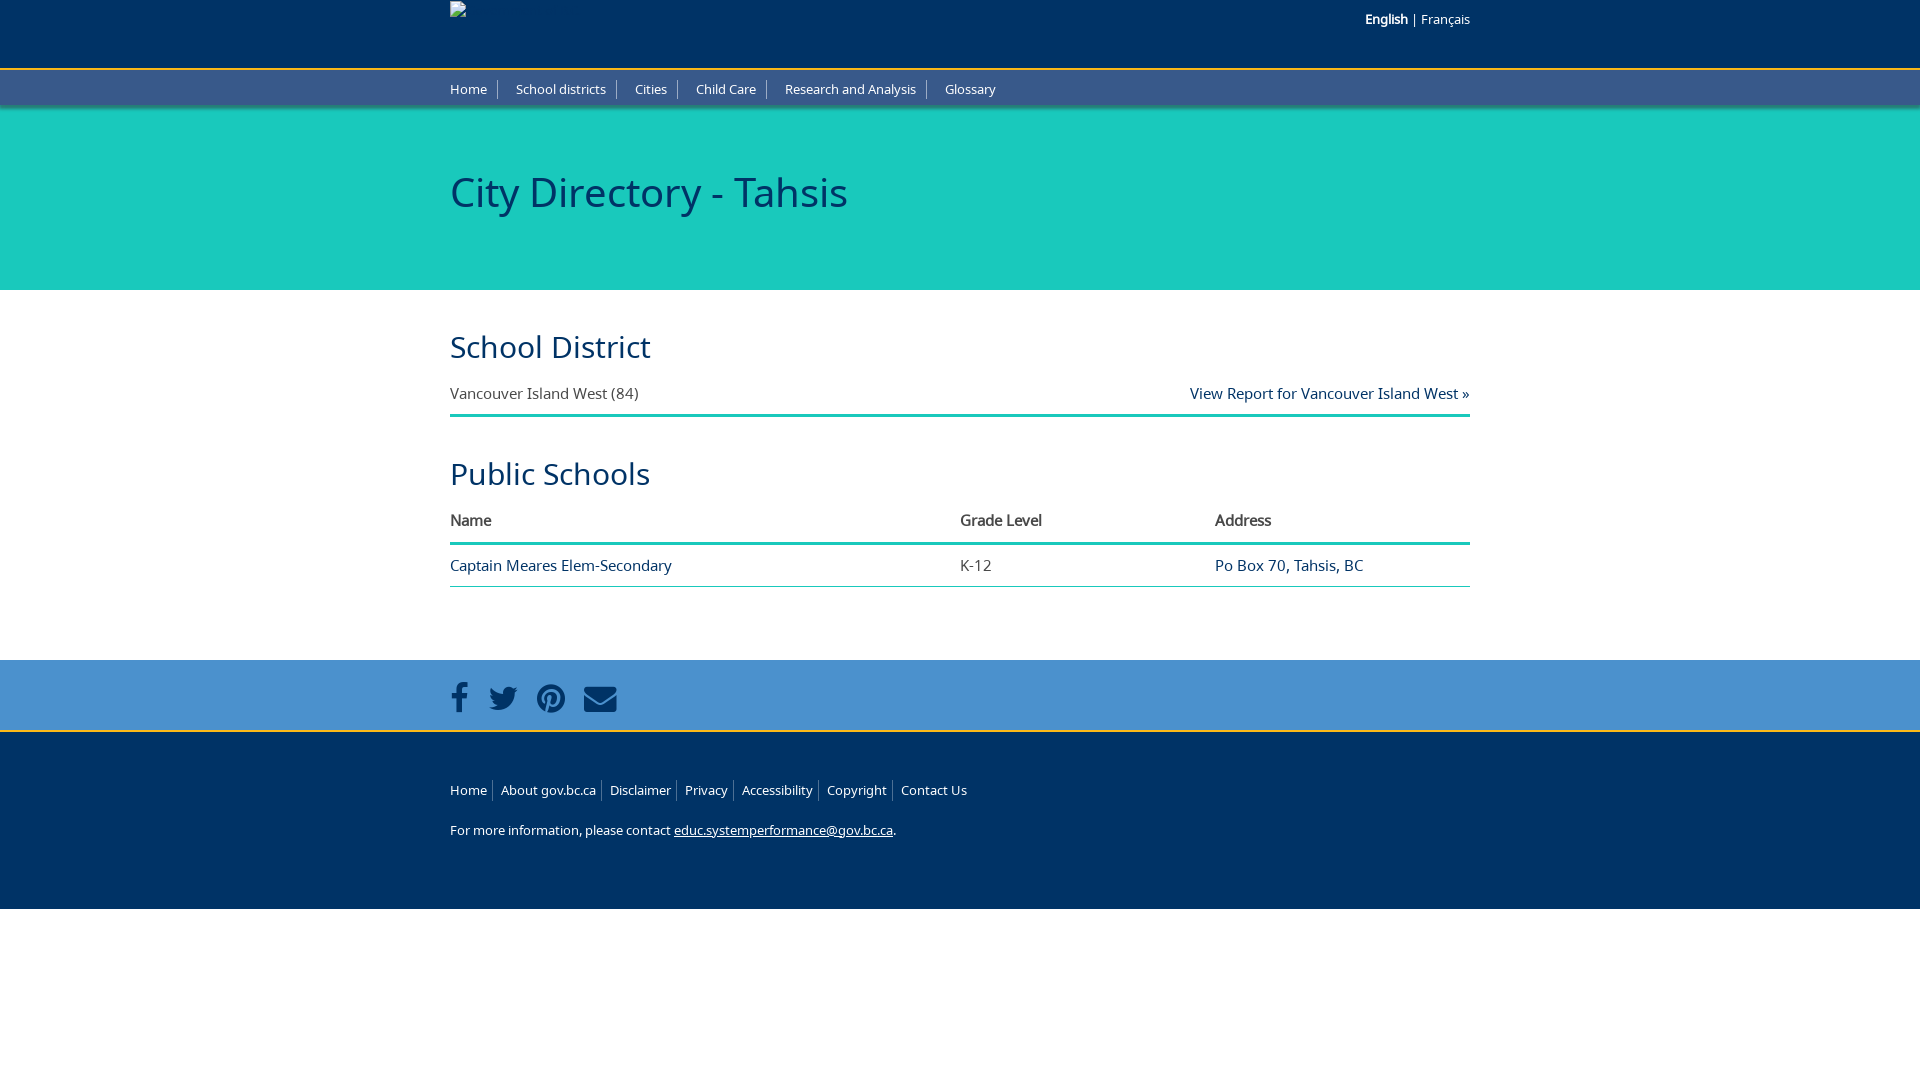 Image resolution: width=1920 pixels, height=1080 pixels. Describe the element at coordinates (604, 696) in the screenshot. I see `'Share this page via email'` at that location.